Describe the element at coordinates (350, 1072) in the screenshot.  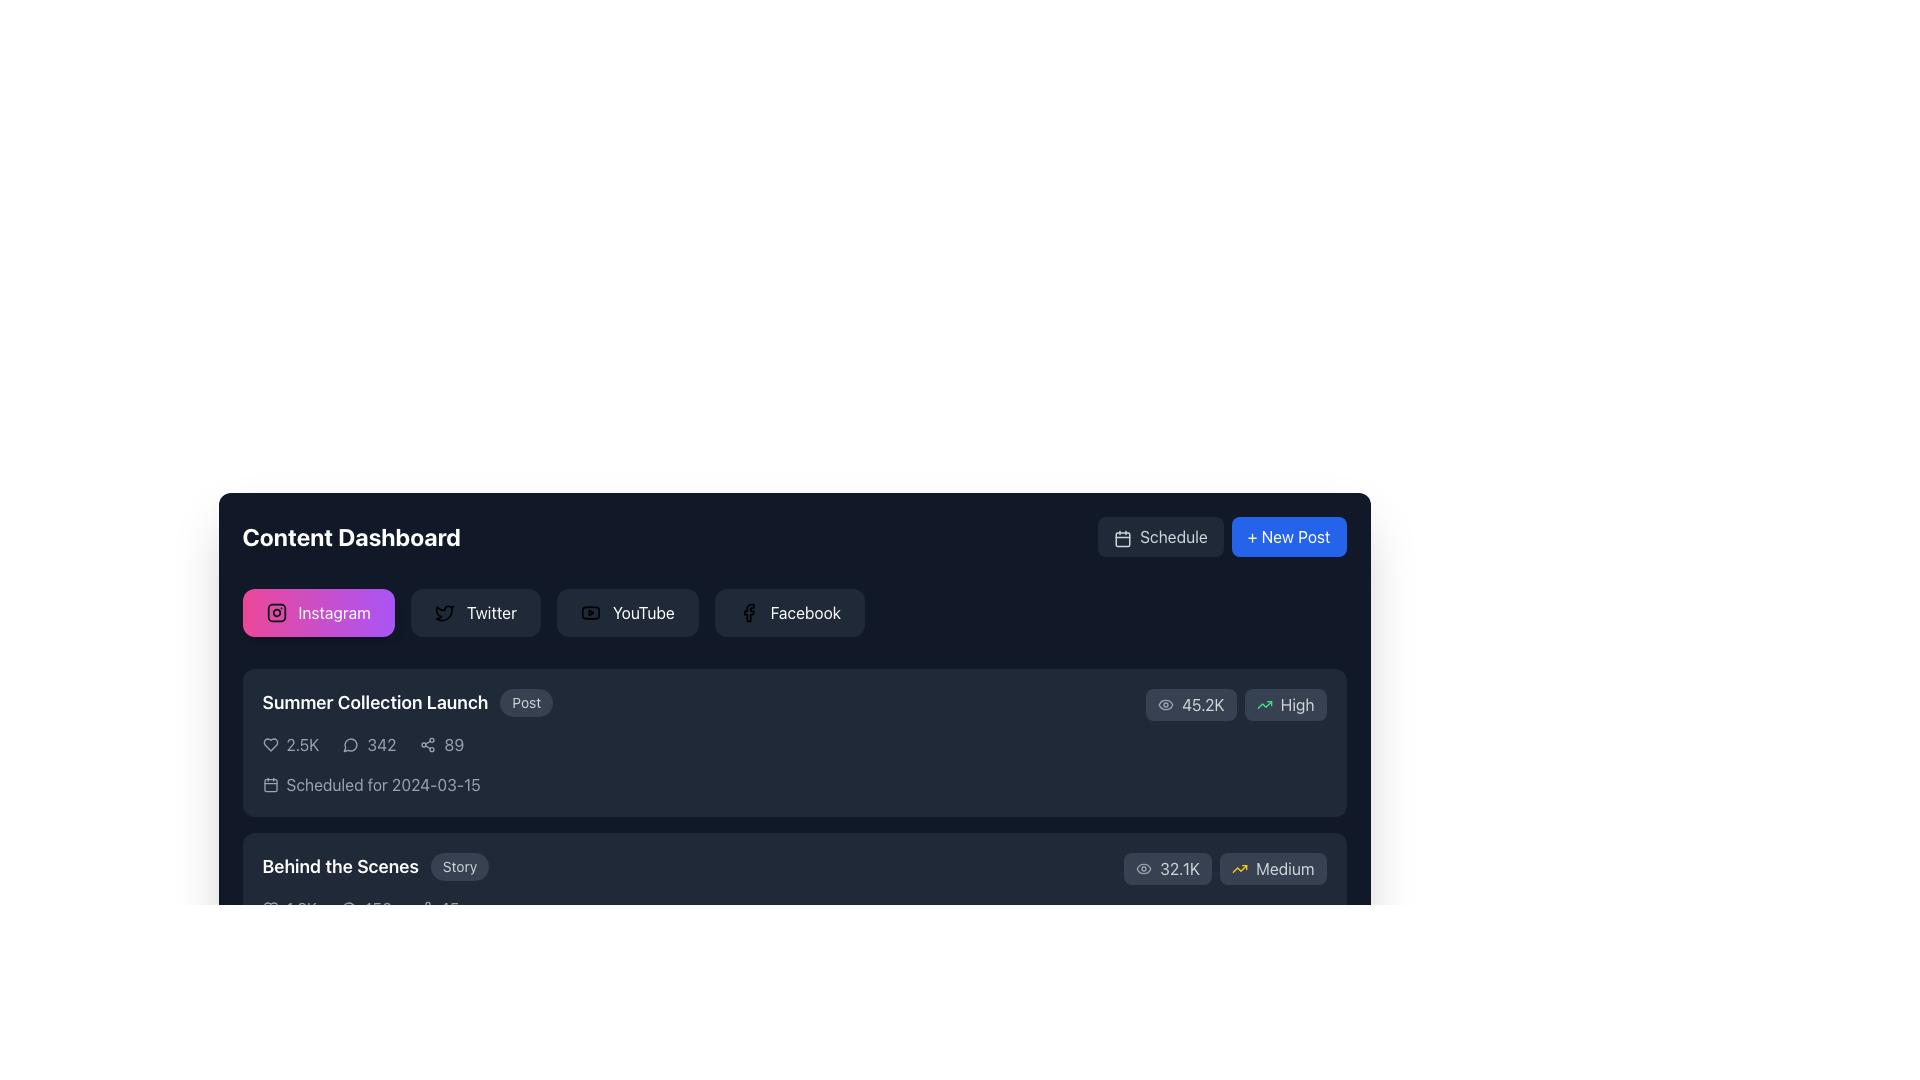
I see `the comment icon located at the bottom-center of the display in the comment section of the post titled 'Summer Collection Launch'` at that location.